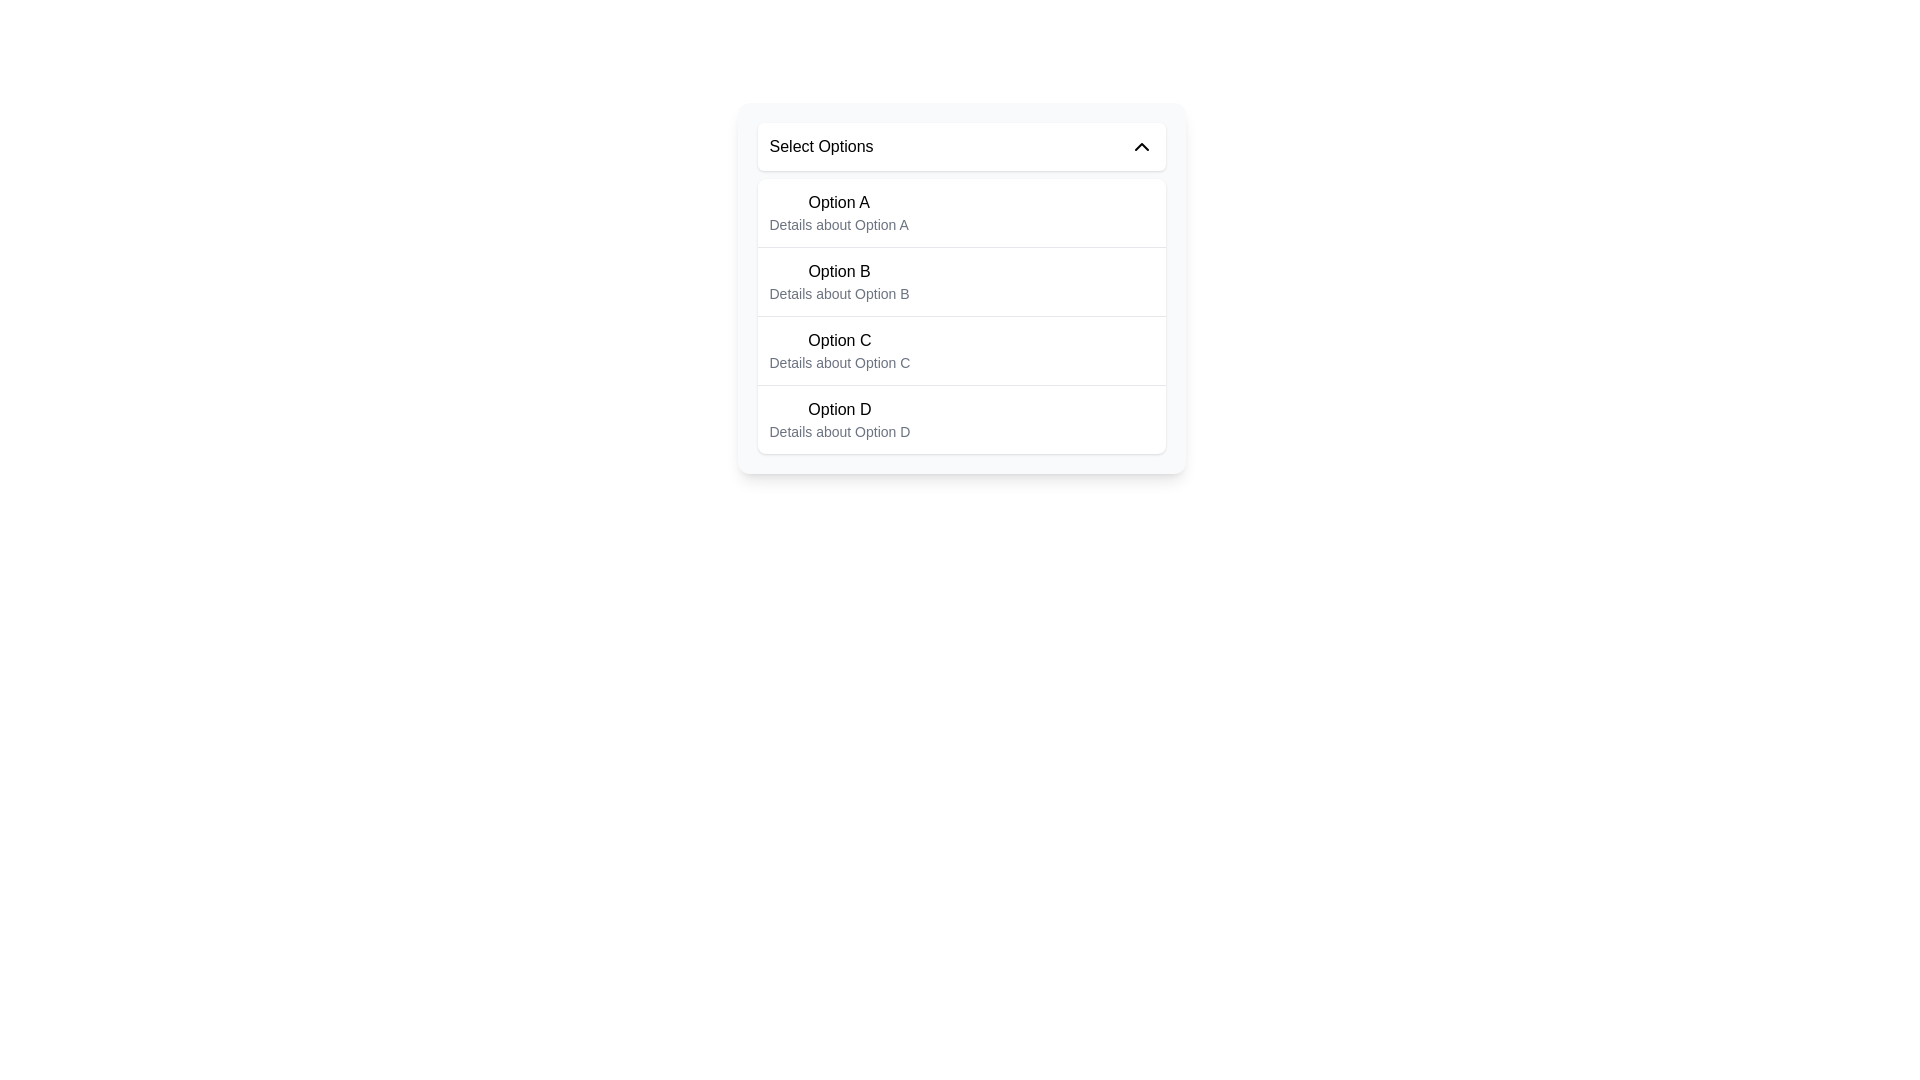 Image resolution: width=1920 pixels, height=1080 pixels. I want to click on the second item in the dropdown menu that represents 'Option B', so click(961, 281).